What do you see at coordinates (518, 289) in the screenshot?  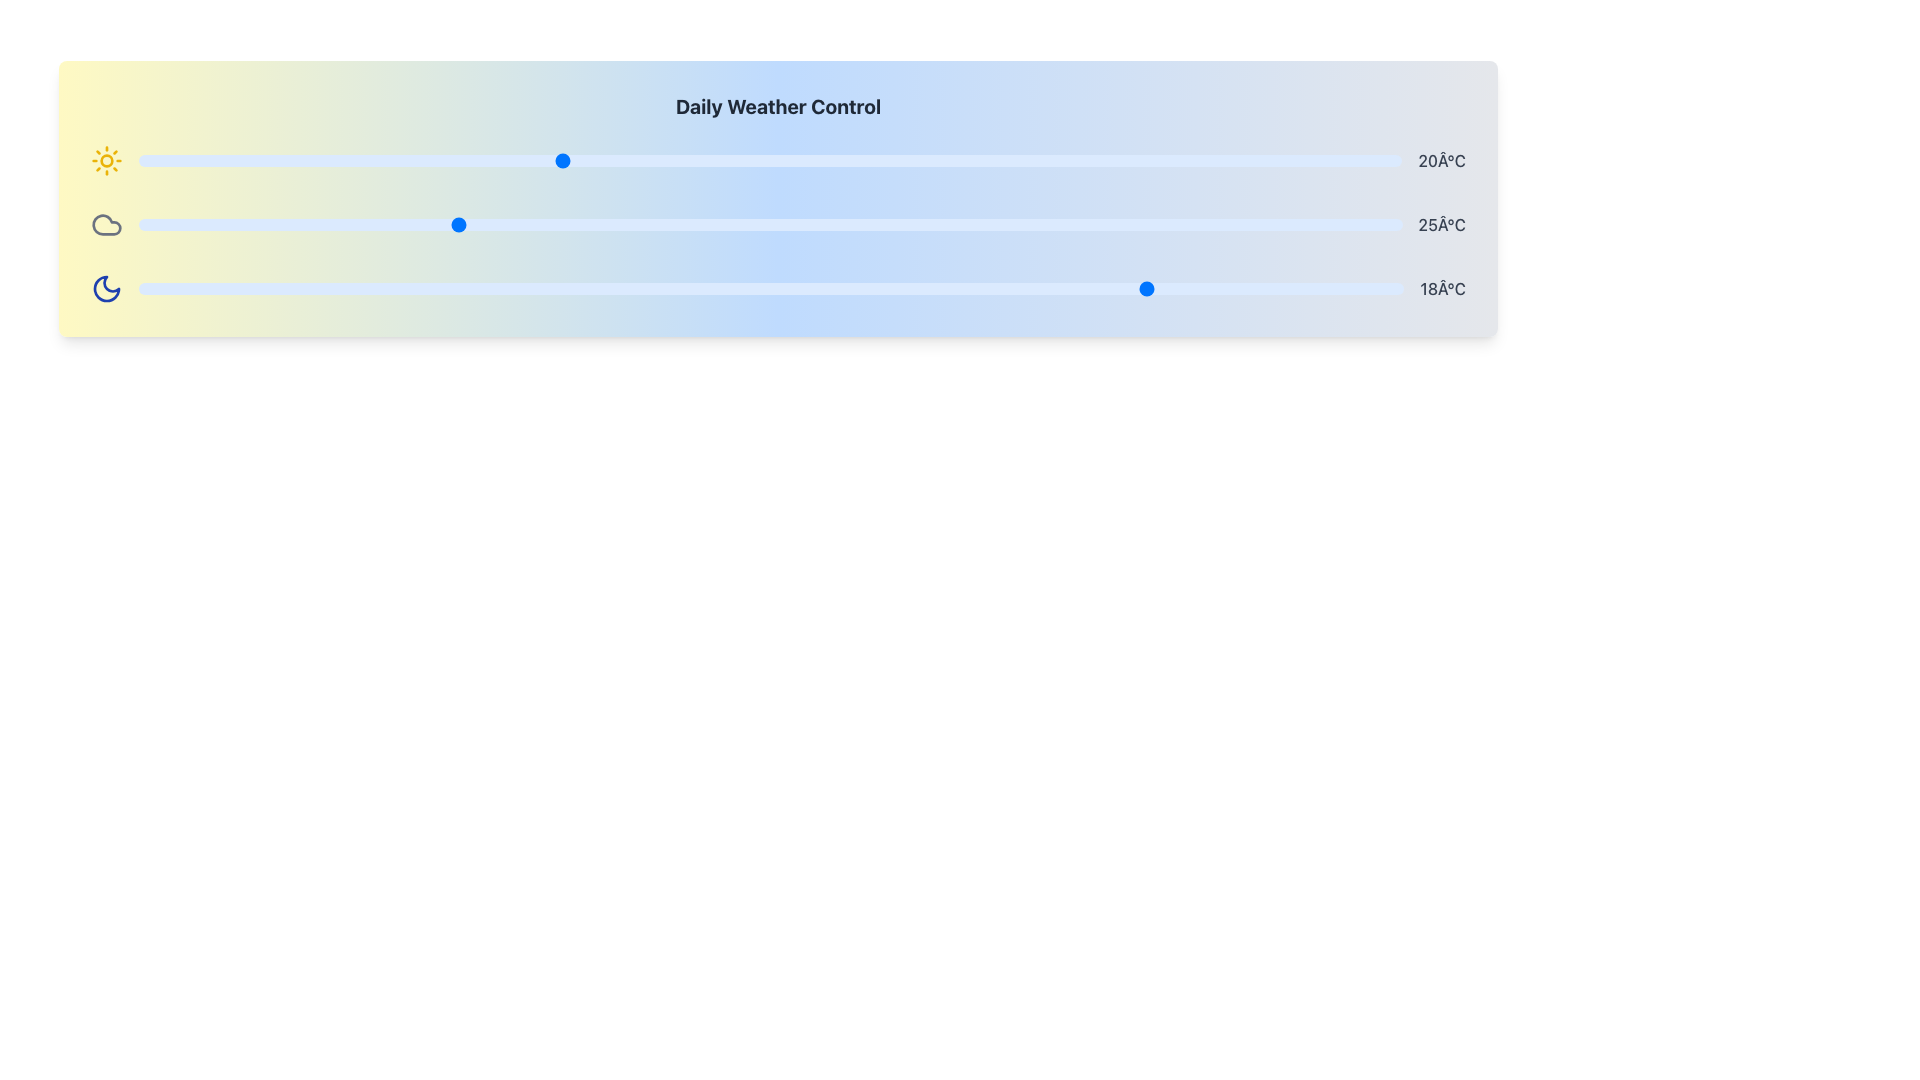 I see `the temperature slider` at bounding box center [518, 289].